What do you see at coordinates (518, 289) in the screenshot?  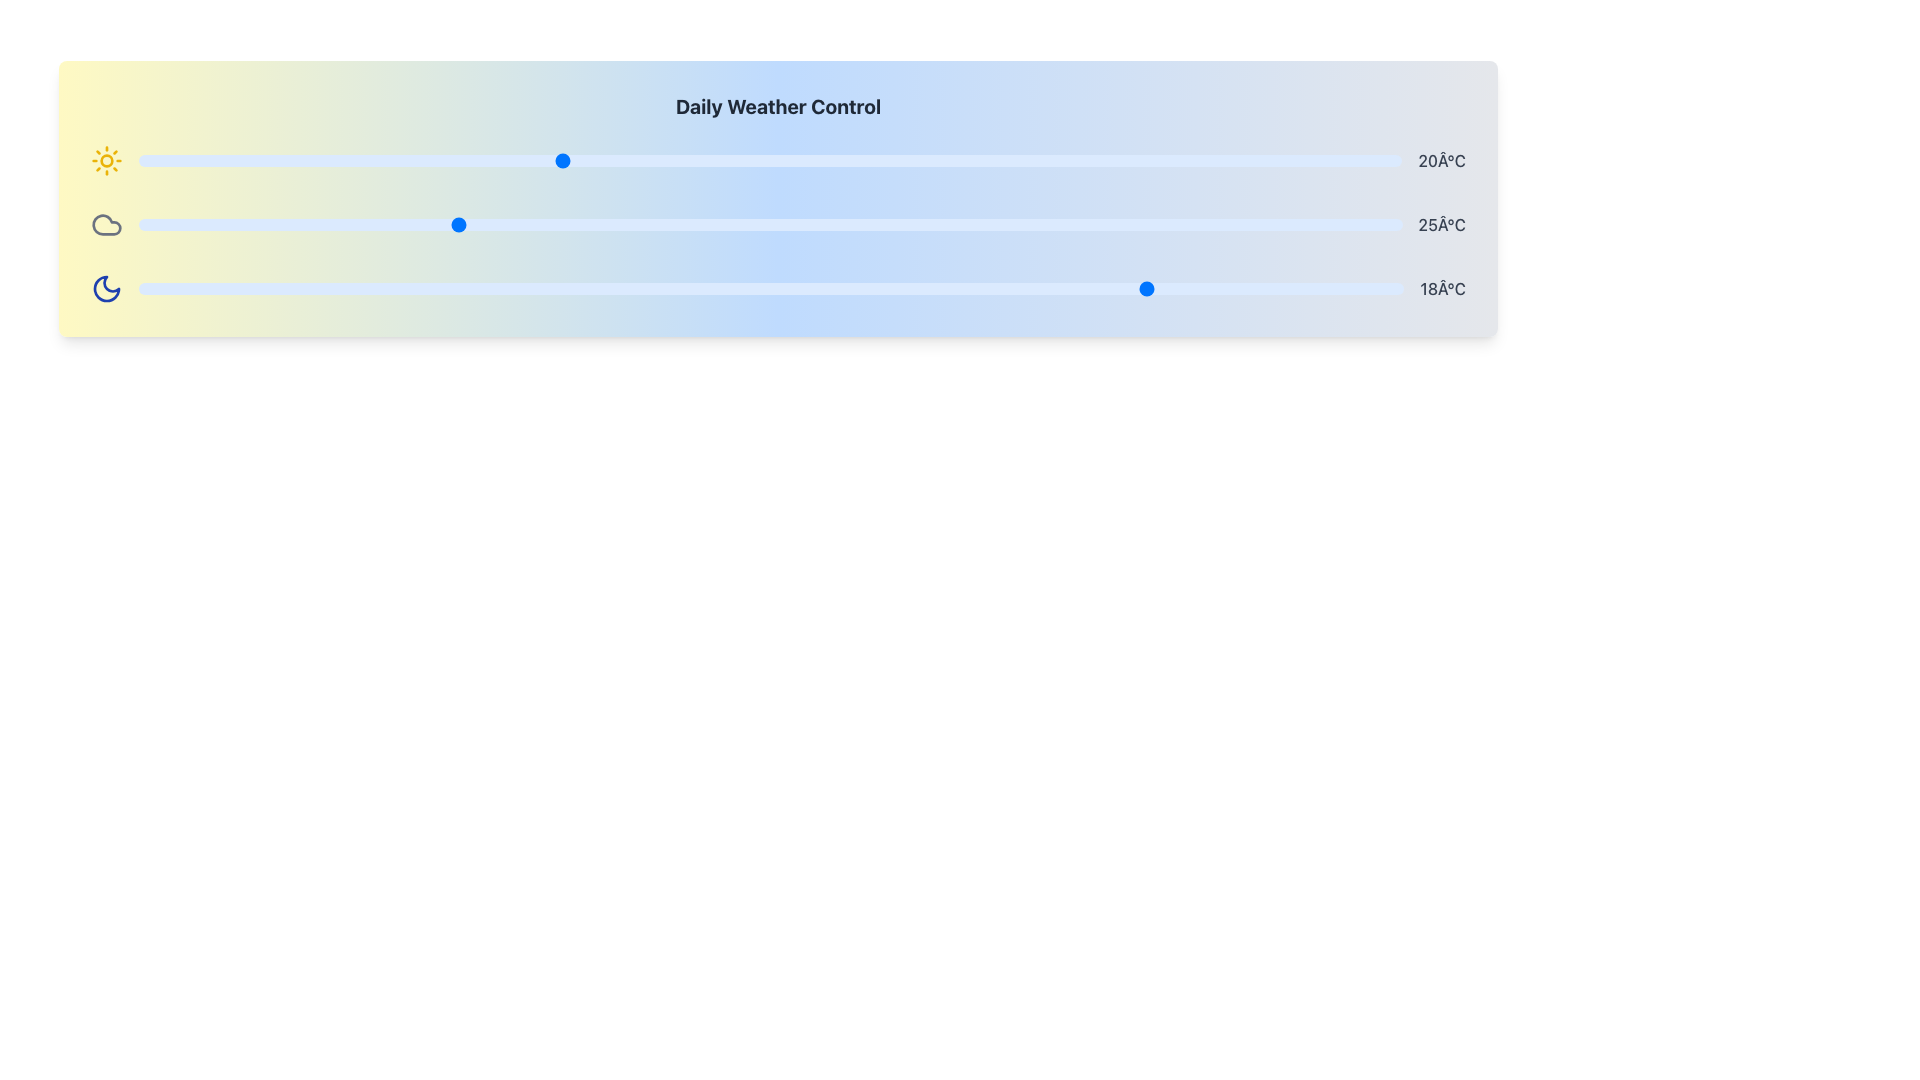 I see `the temperature slider` at bounding box center [518, 289].